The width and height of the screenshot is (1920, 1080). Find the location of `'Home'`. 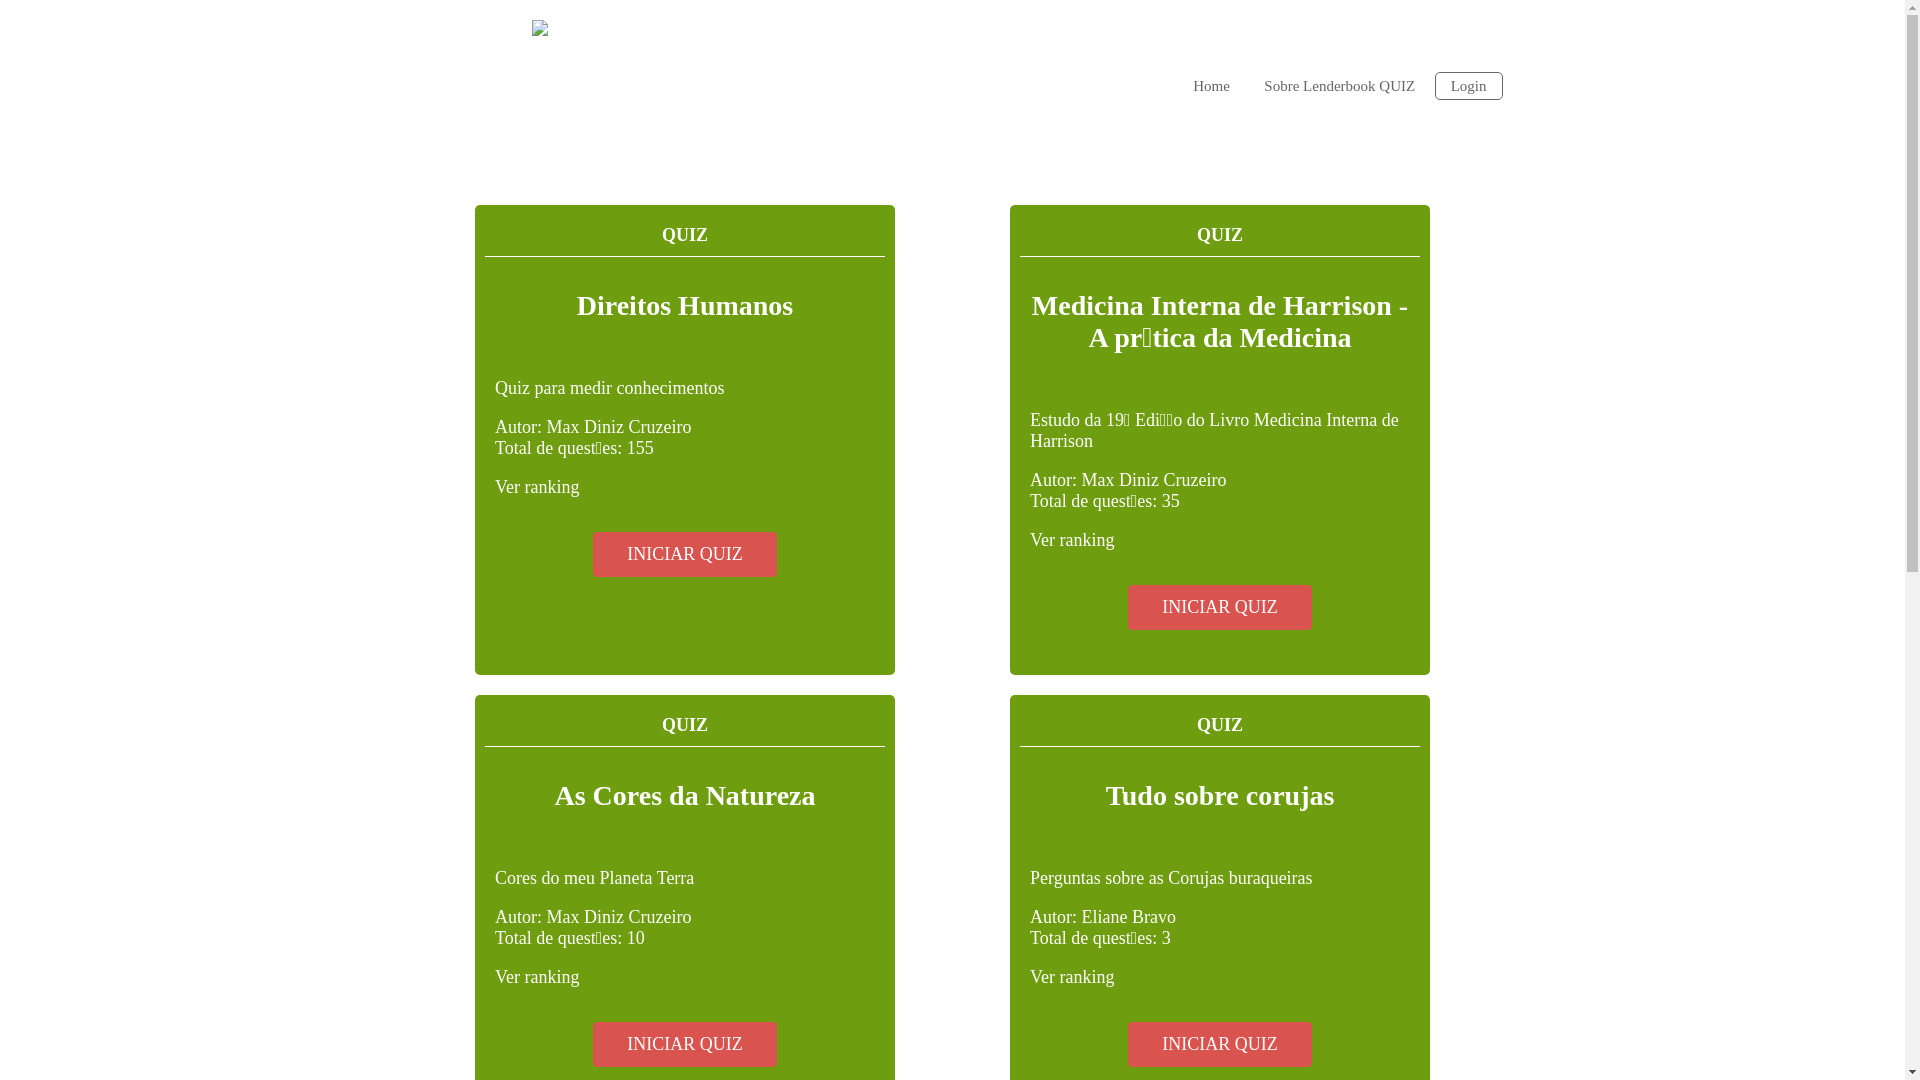

'Home' is located at coordinates (1210, 83).